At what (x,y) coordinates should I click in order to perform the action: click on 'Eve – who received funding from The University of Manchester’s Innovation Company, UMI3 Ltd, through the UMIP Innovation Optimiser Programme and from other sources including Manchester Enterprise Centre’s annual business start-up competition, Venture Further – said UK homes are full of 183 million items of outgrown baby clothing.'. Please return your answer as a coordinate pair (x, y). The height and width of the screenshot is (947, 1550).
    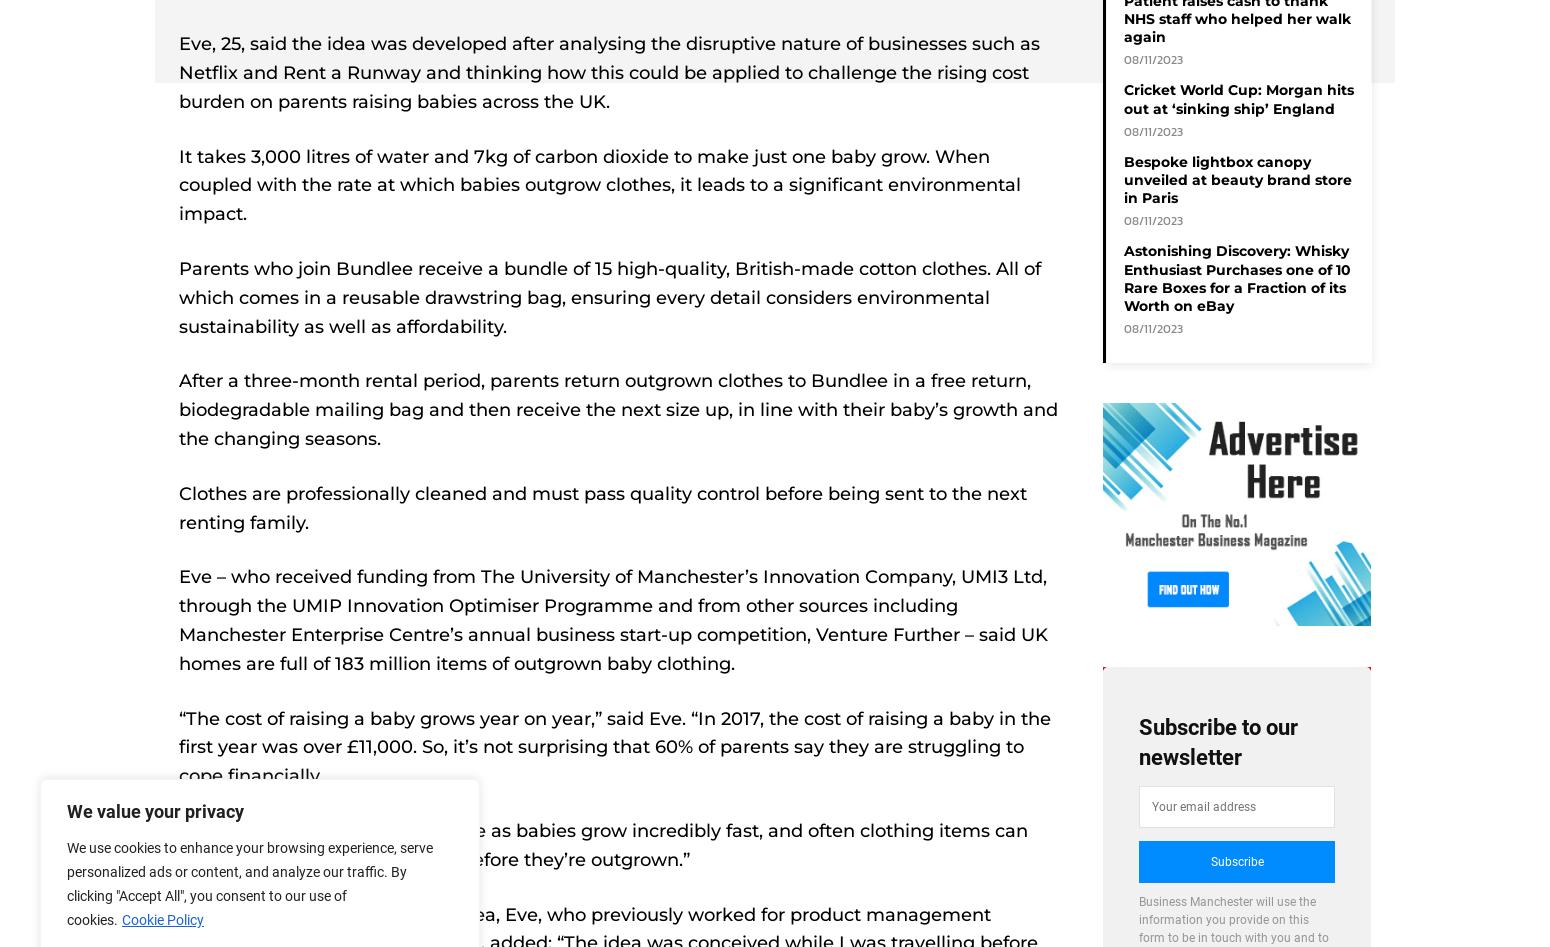
    Looking at the image, I should click on (613, 620).